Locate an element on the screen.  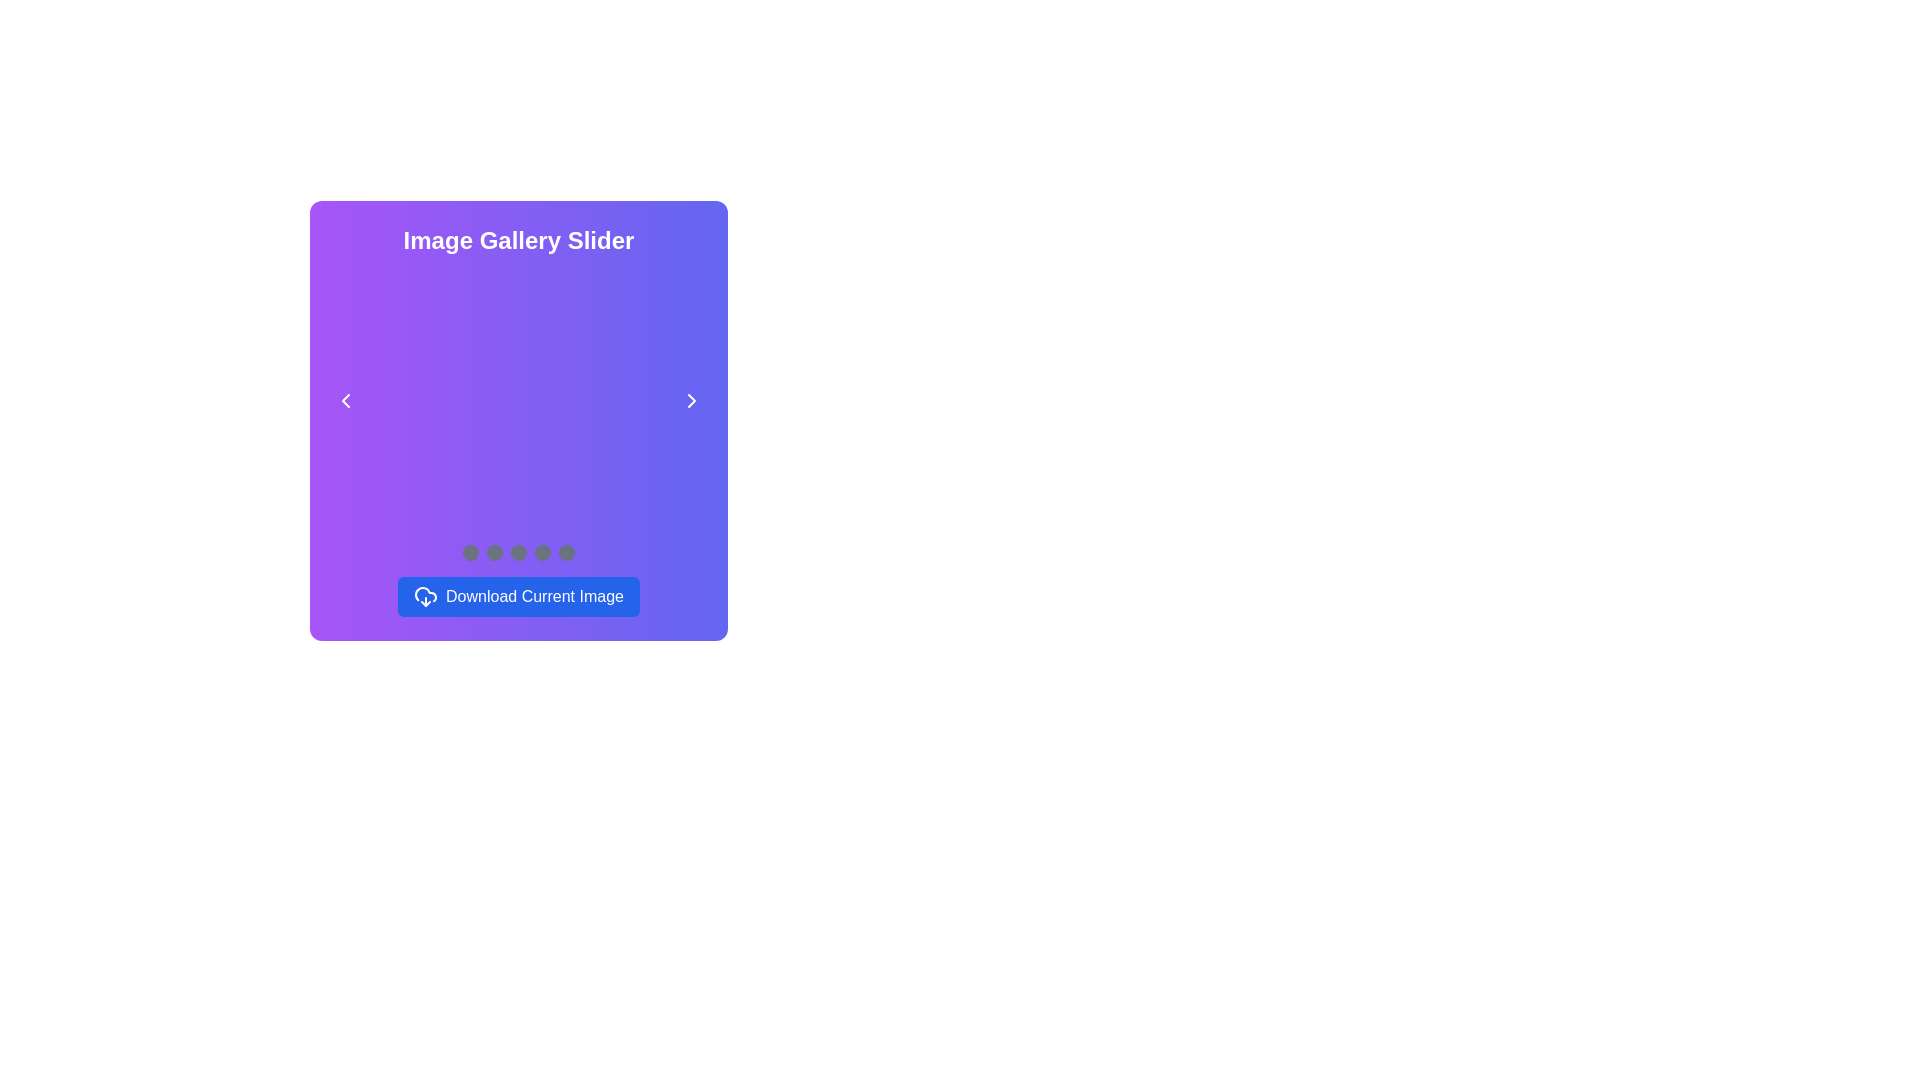
cloud graphical icon, which is part of a larger download icon in the image gallery interface, for design details is located at coordinates (425, 593).